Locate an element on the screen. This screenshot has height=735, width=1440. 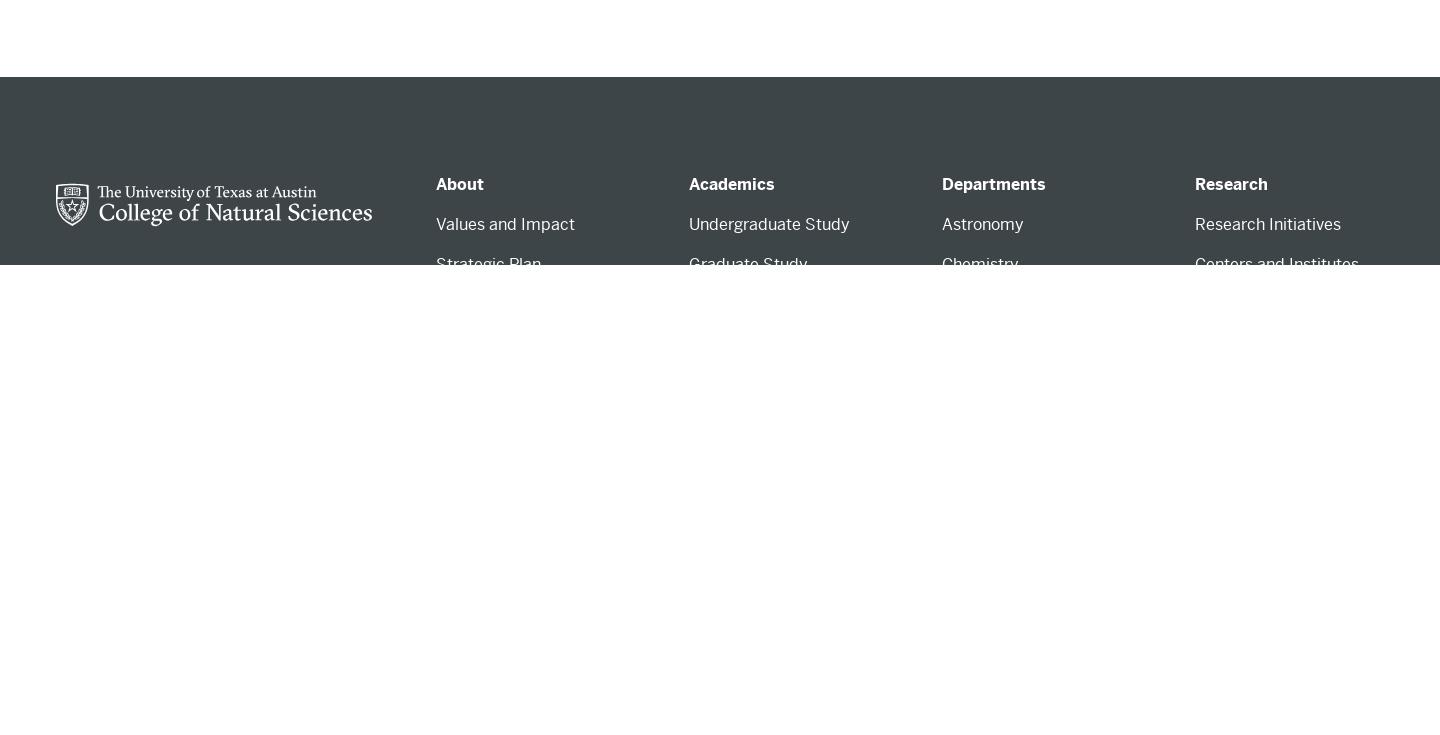
'Nutritional Sciences' is located at coordinates (1016, 647).